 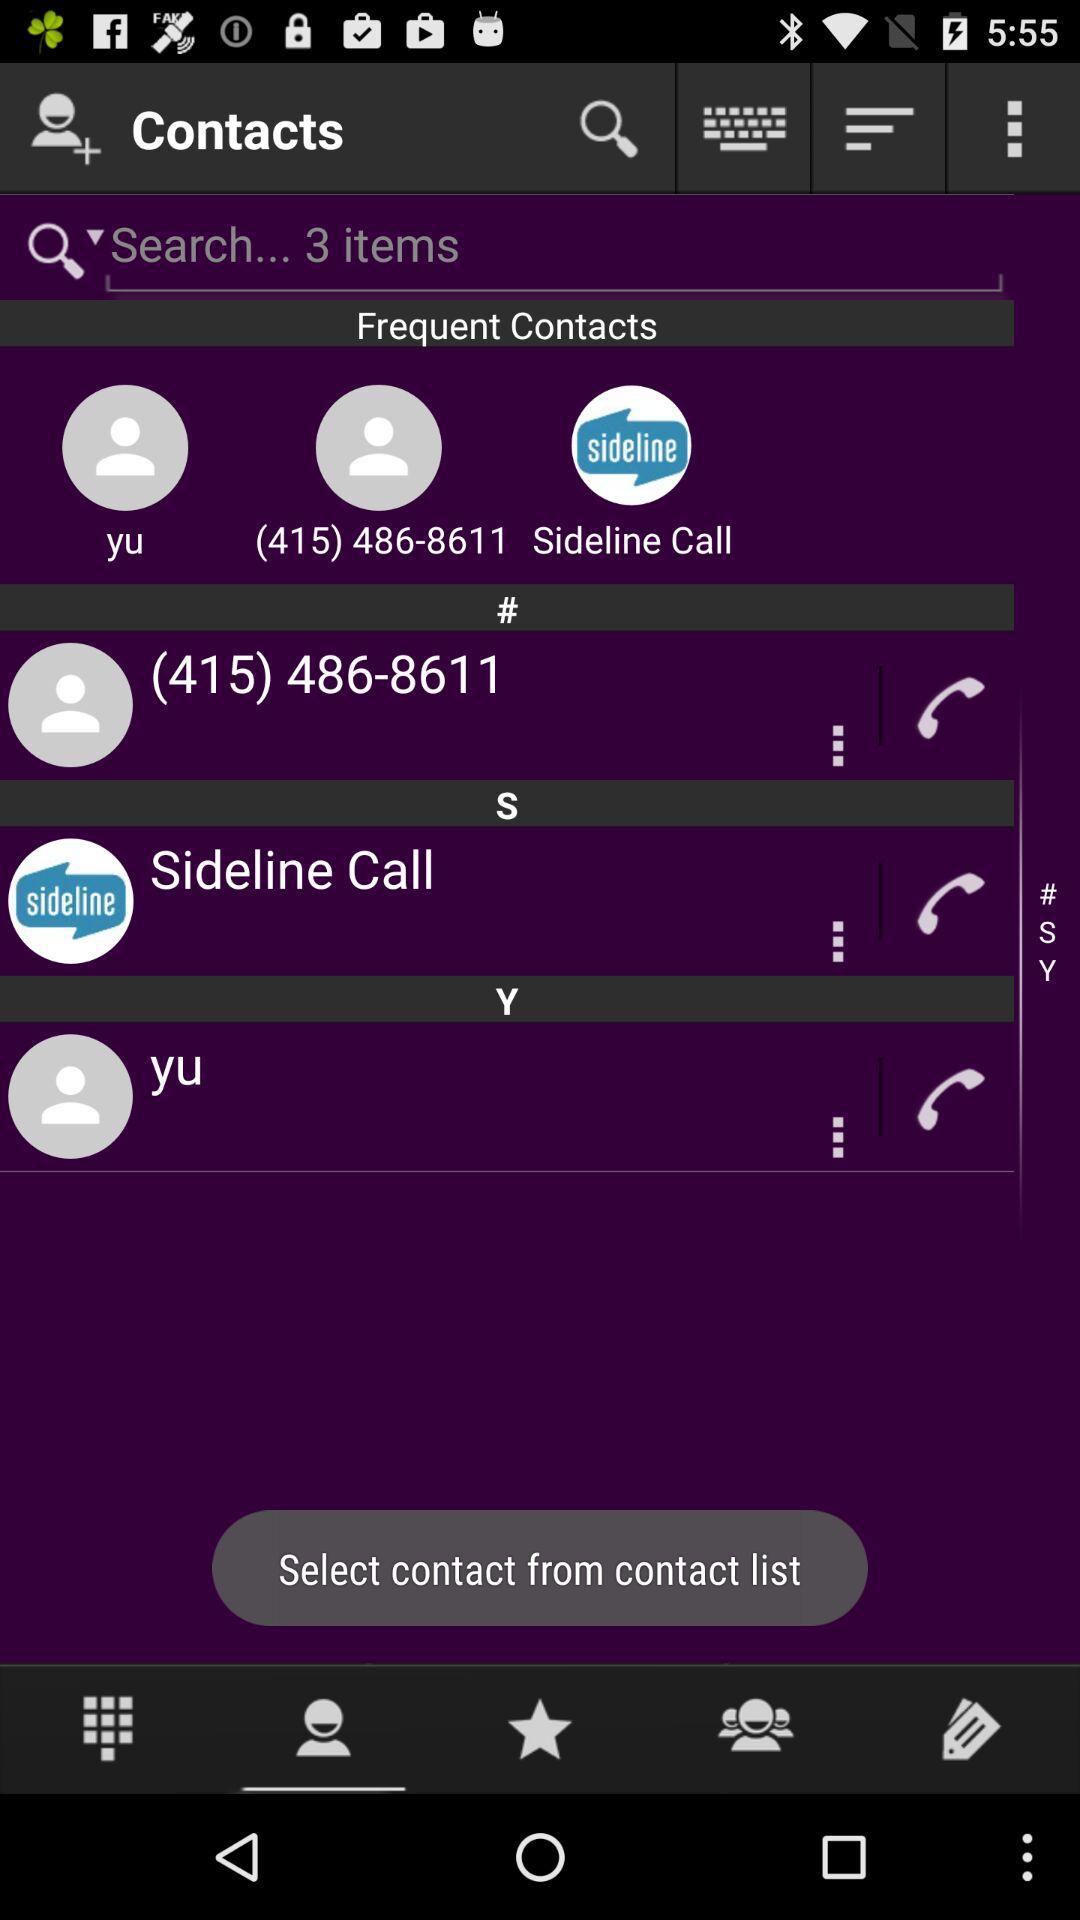 What do you see at coordinates (323, 1848) in the screenshot?
I see `the avatar icon` at bounding box center [323, 1848].